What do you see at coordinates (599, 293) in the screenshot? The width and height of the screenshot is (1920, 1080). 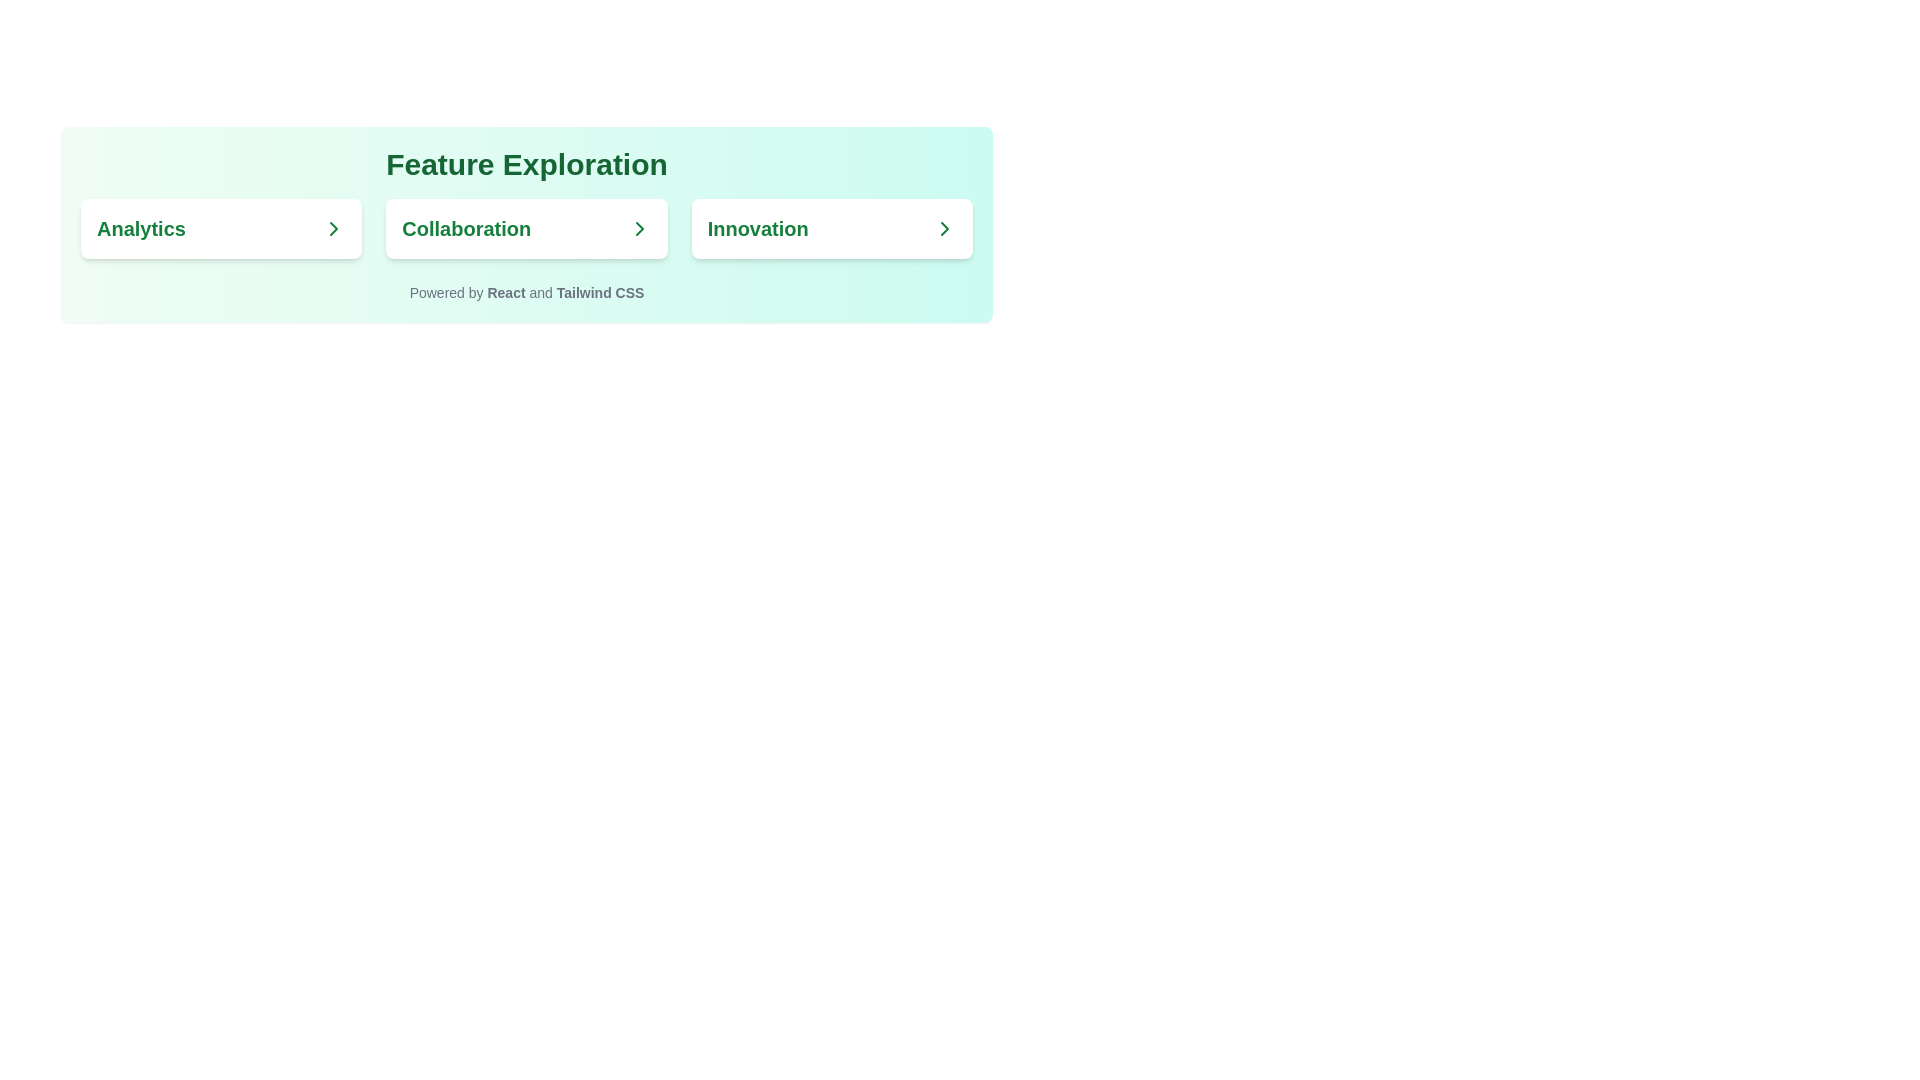 I see `text label displaying 'Tailwind CSS' located at the bottom-center of the main interface, which is the second bolded word in the sentence 'Powered by React and Tailwind CSS'` at bounding box center [599, 293].